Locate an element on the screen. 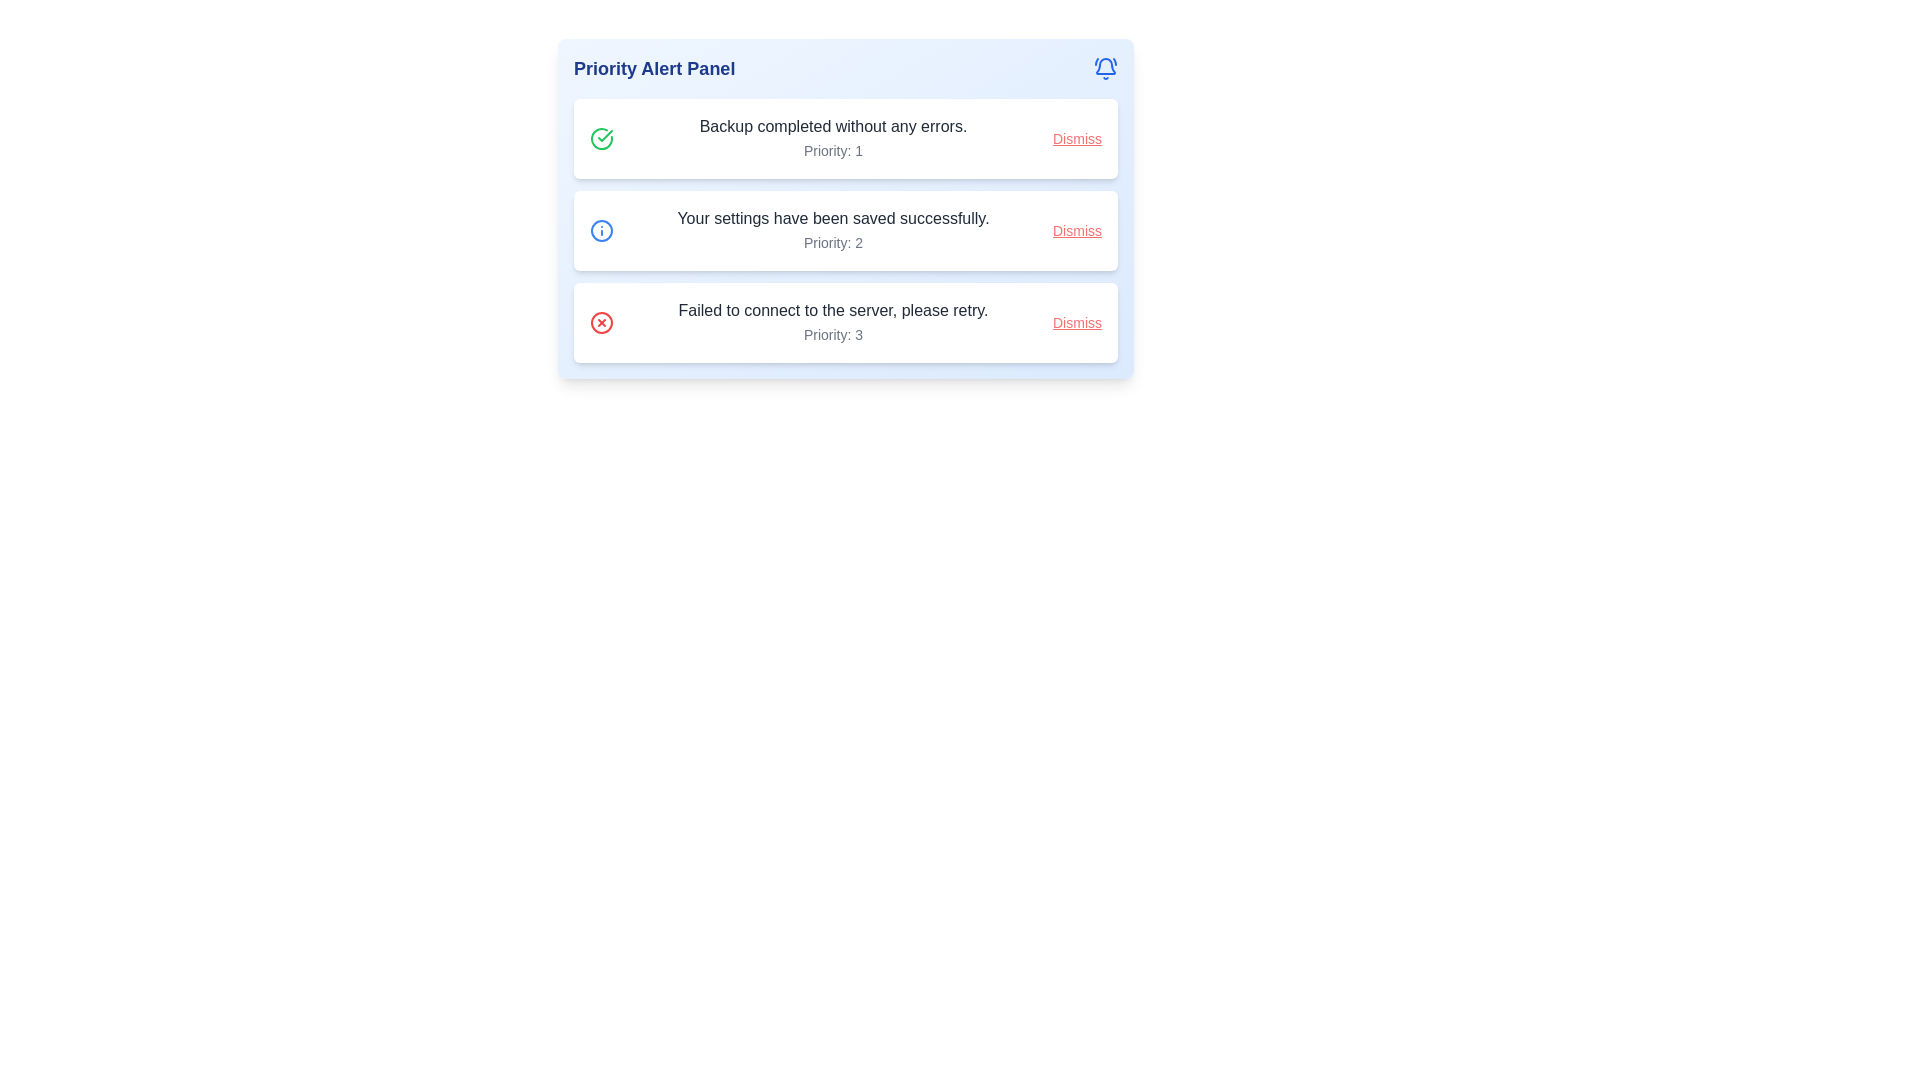 This screenshot has height=1080, width=1920. informational text block displaying 'Your settings have been saved successfully.' and 'Priority: 2', which is the second alert message in the vertical list is located at coordinates (833, 230).